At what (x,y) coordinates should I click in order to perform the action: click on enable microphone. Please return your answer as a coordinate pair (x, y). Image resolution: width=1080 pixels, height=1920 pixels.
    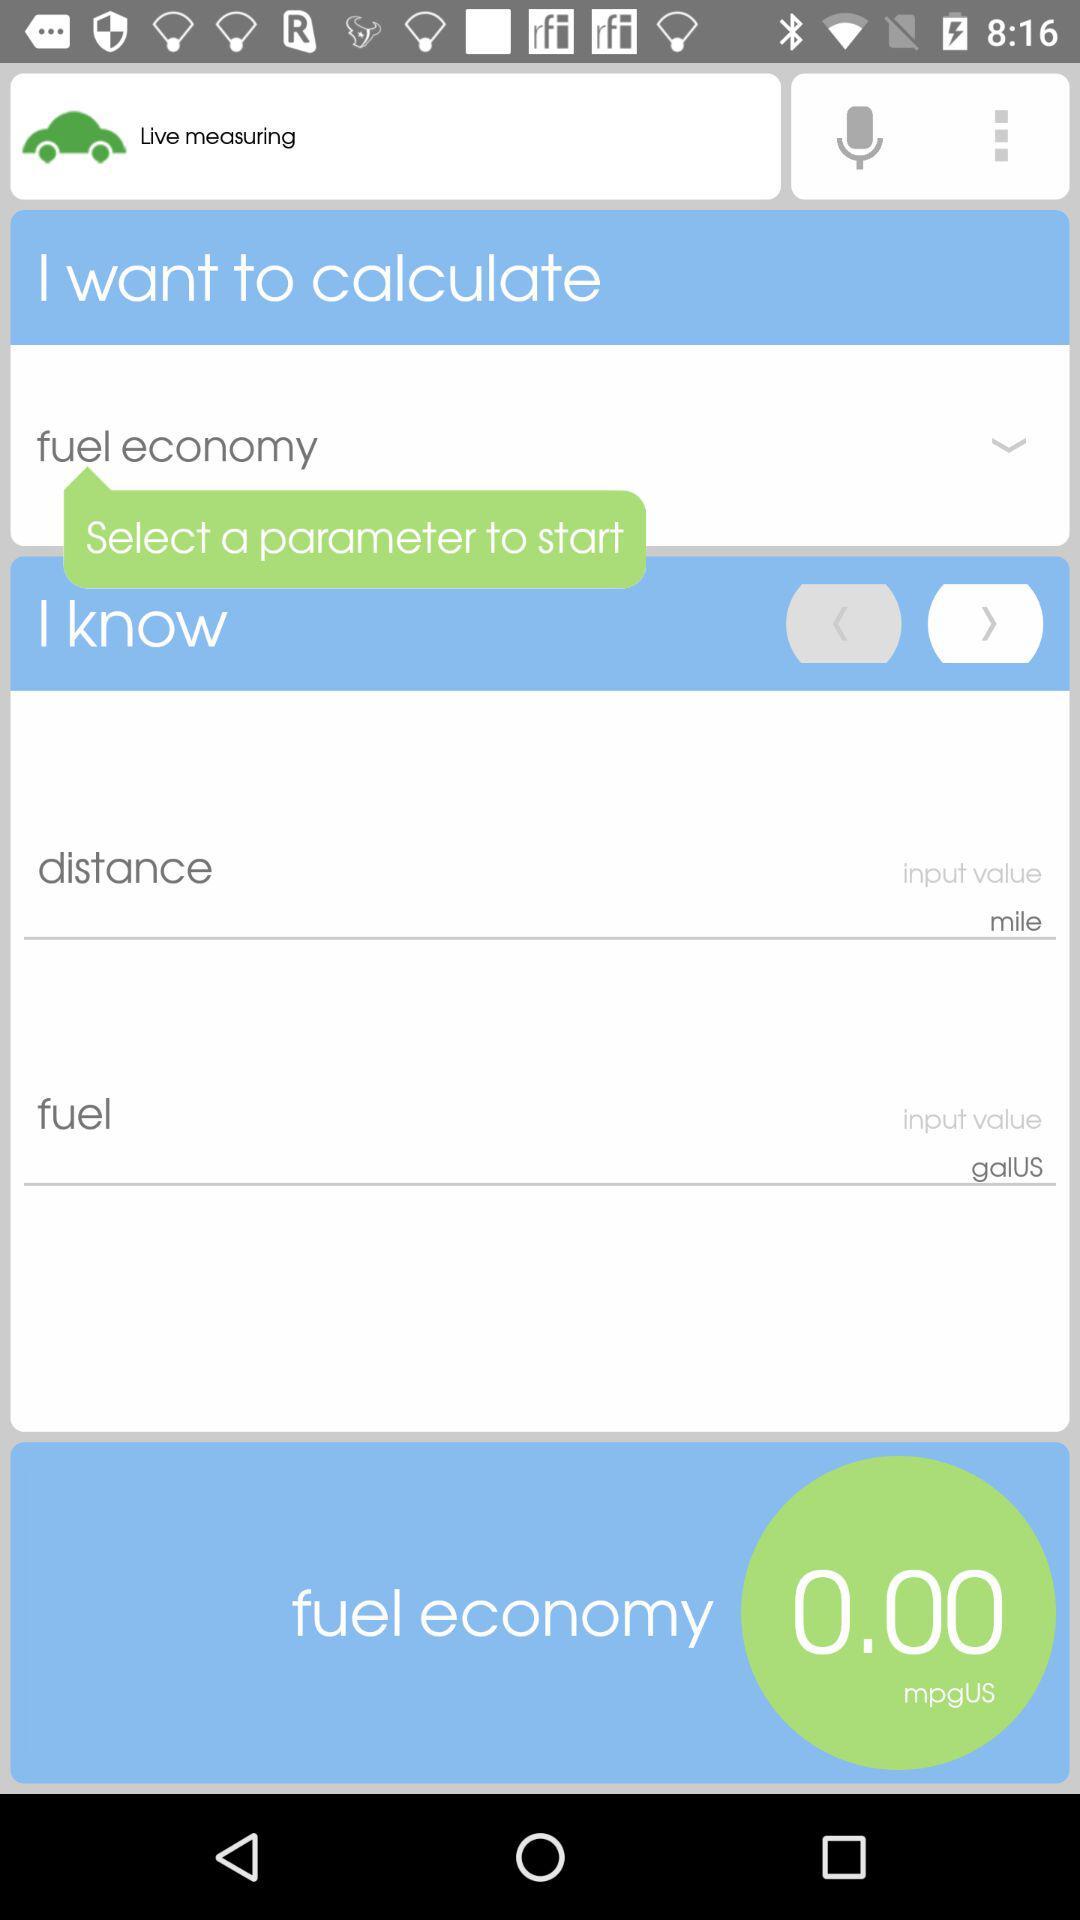
    Looking at the image, I should click on (858, 135).